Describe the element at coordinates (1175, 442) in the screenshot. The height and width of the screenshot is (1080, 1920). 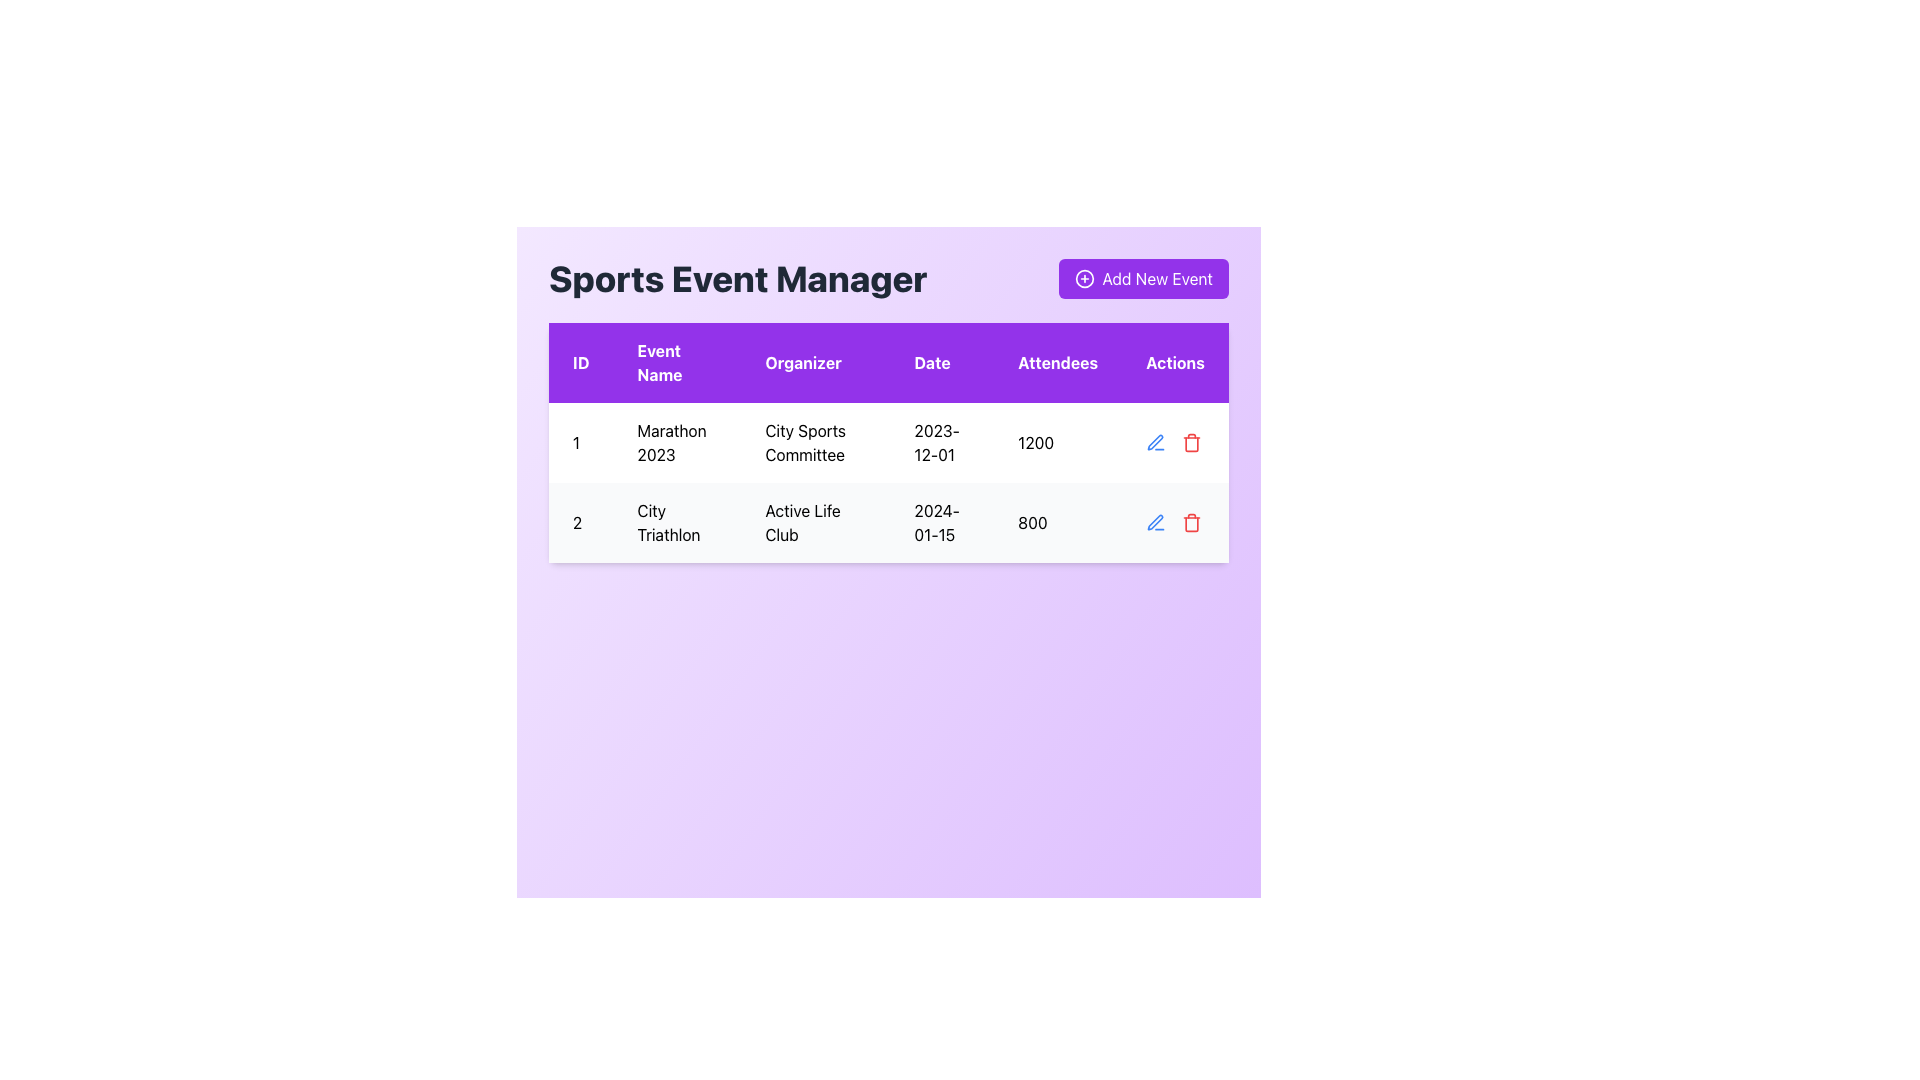
I see `the group of interactive action buttons located in the last column of the first row of the grid table labeled 'Actions'` at that location.